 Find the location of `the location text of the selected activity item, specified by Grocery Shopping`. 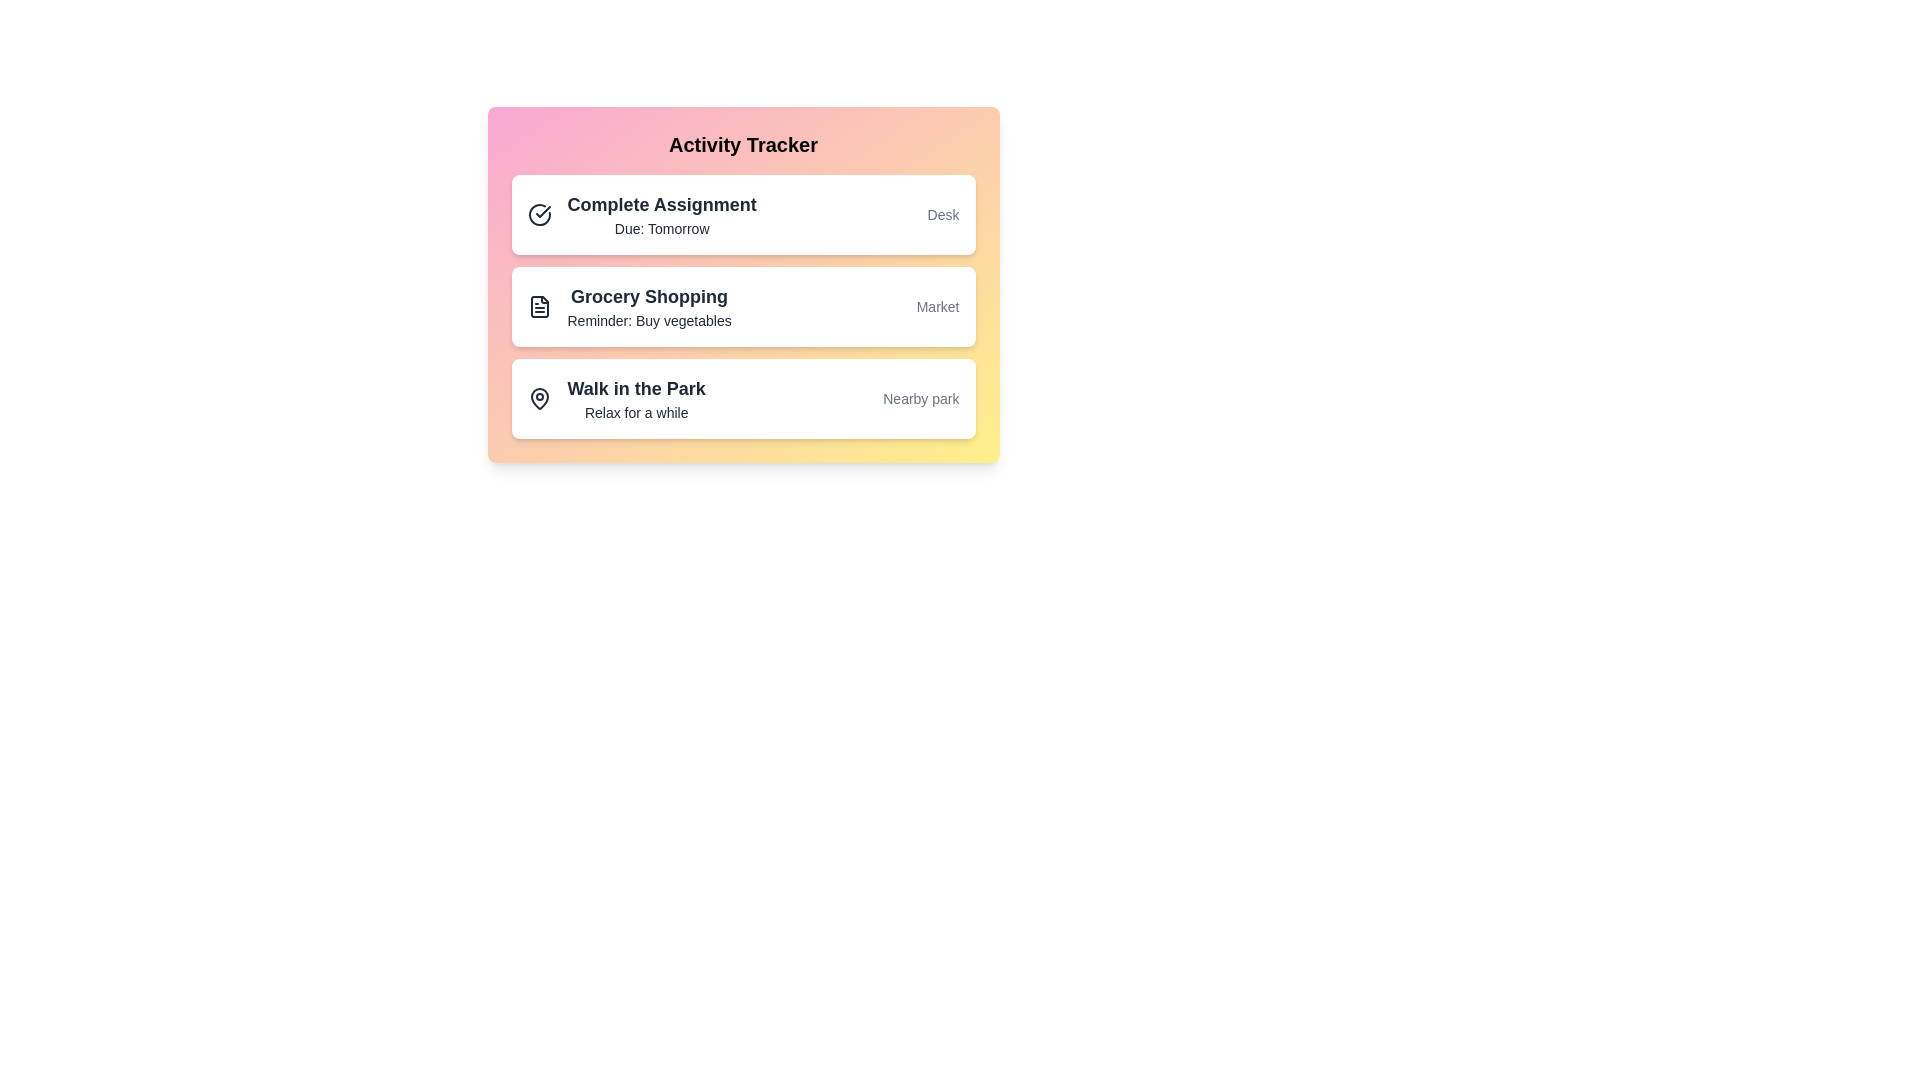

the location text of the selected activity item, specified by Grocery Shopping is located at coordinates (937, 307).